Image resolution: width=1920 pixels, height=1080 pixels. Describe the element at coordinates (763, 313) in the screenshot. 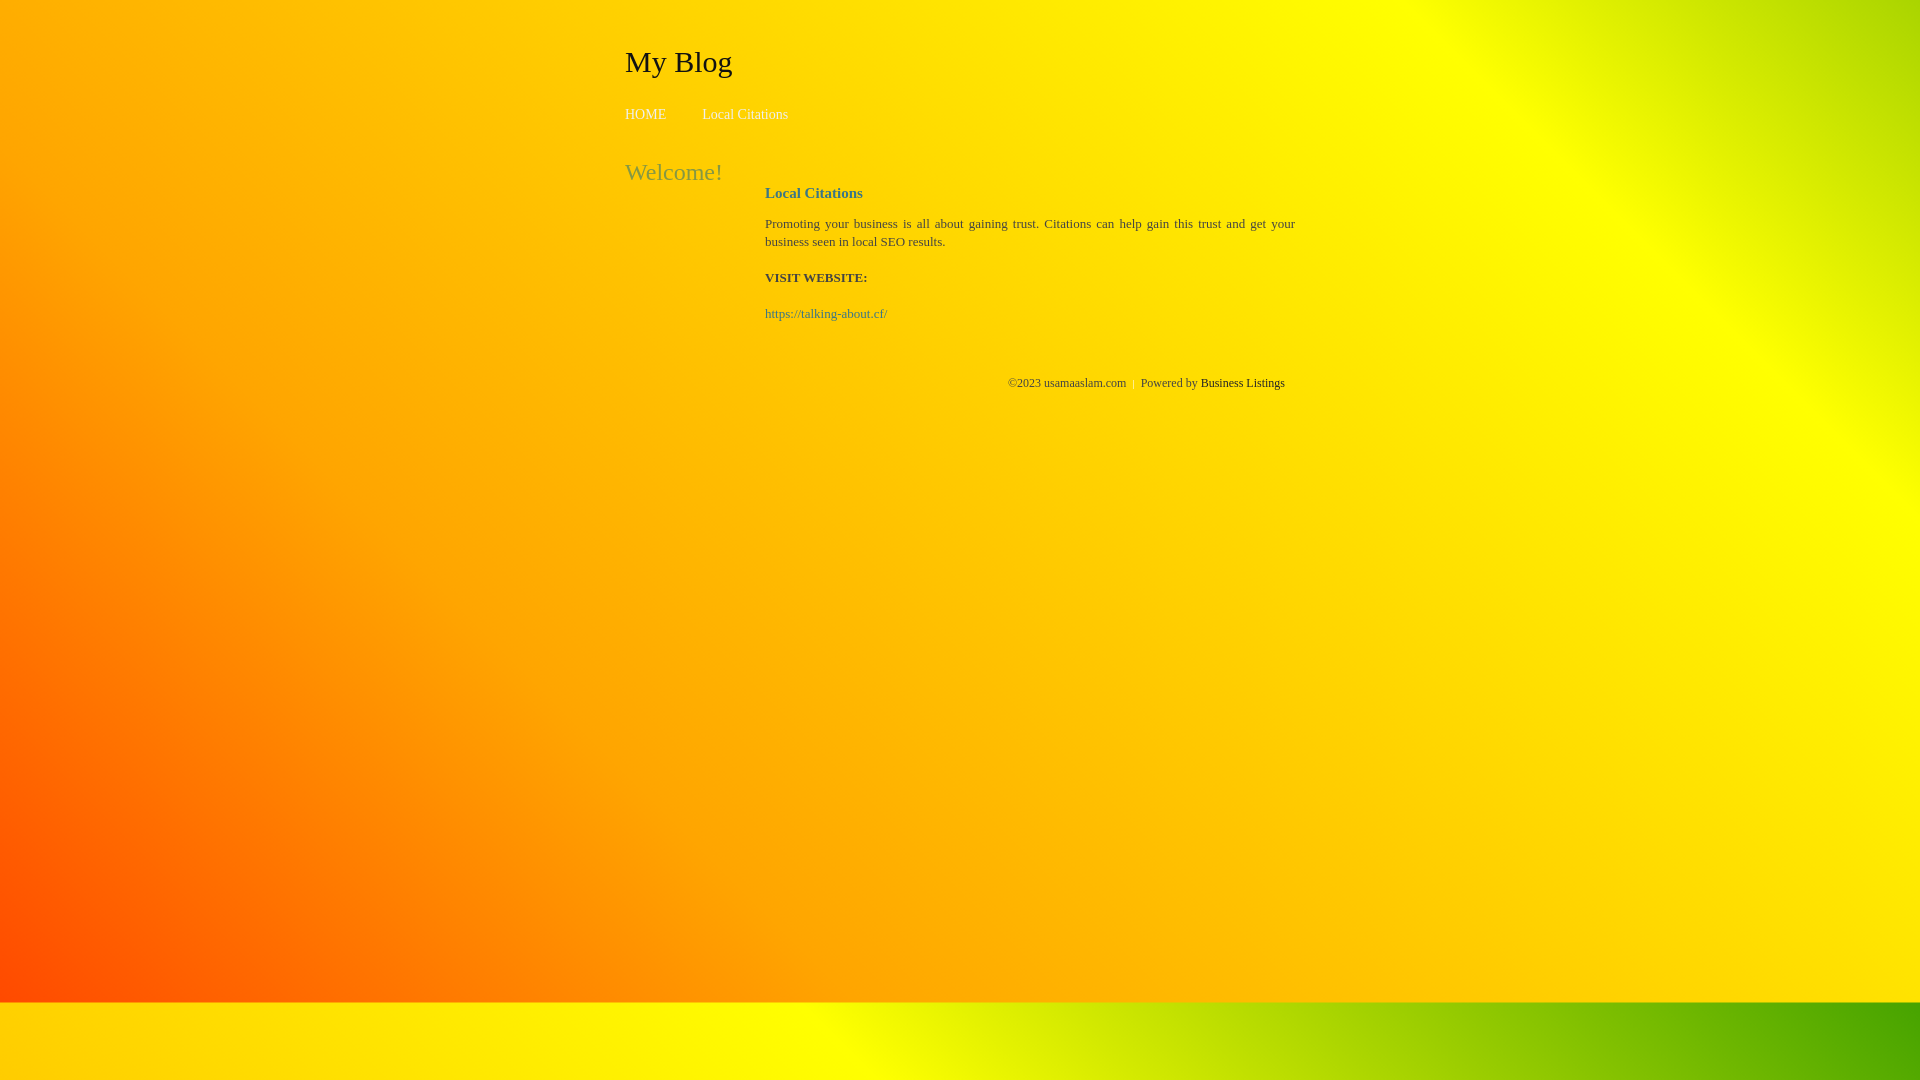

I see `'https://talking-about.cf/'` at that location.